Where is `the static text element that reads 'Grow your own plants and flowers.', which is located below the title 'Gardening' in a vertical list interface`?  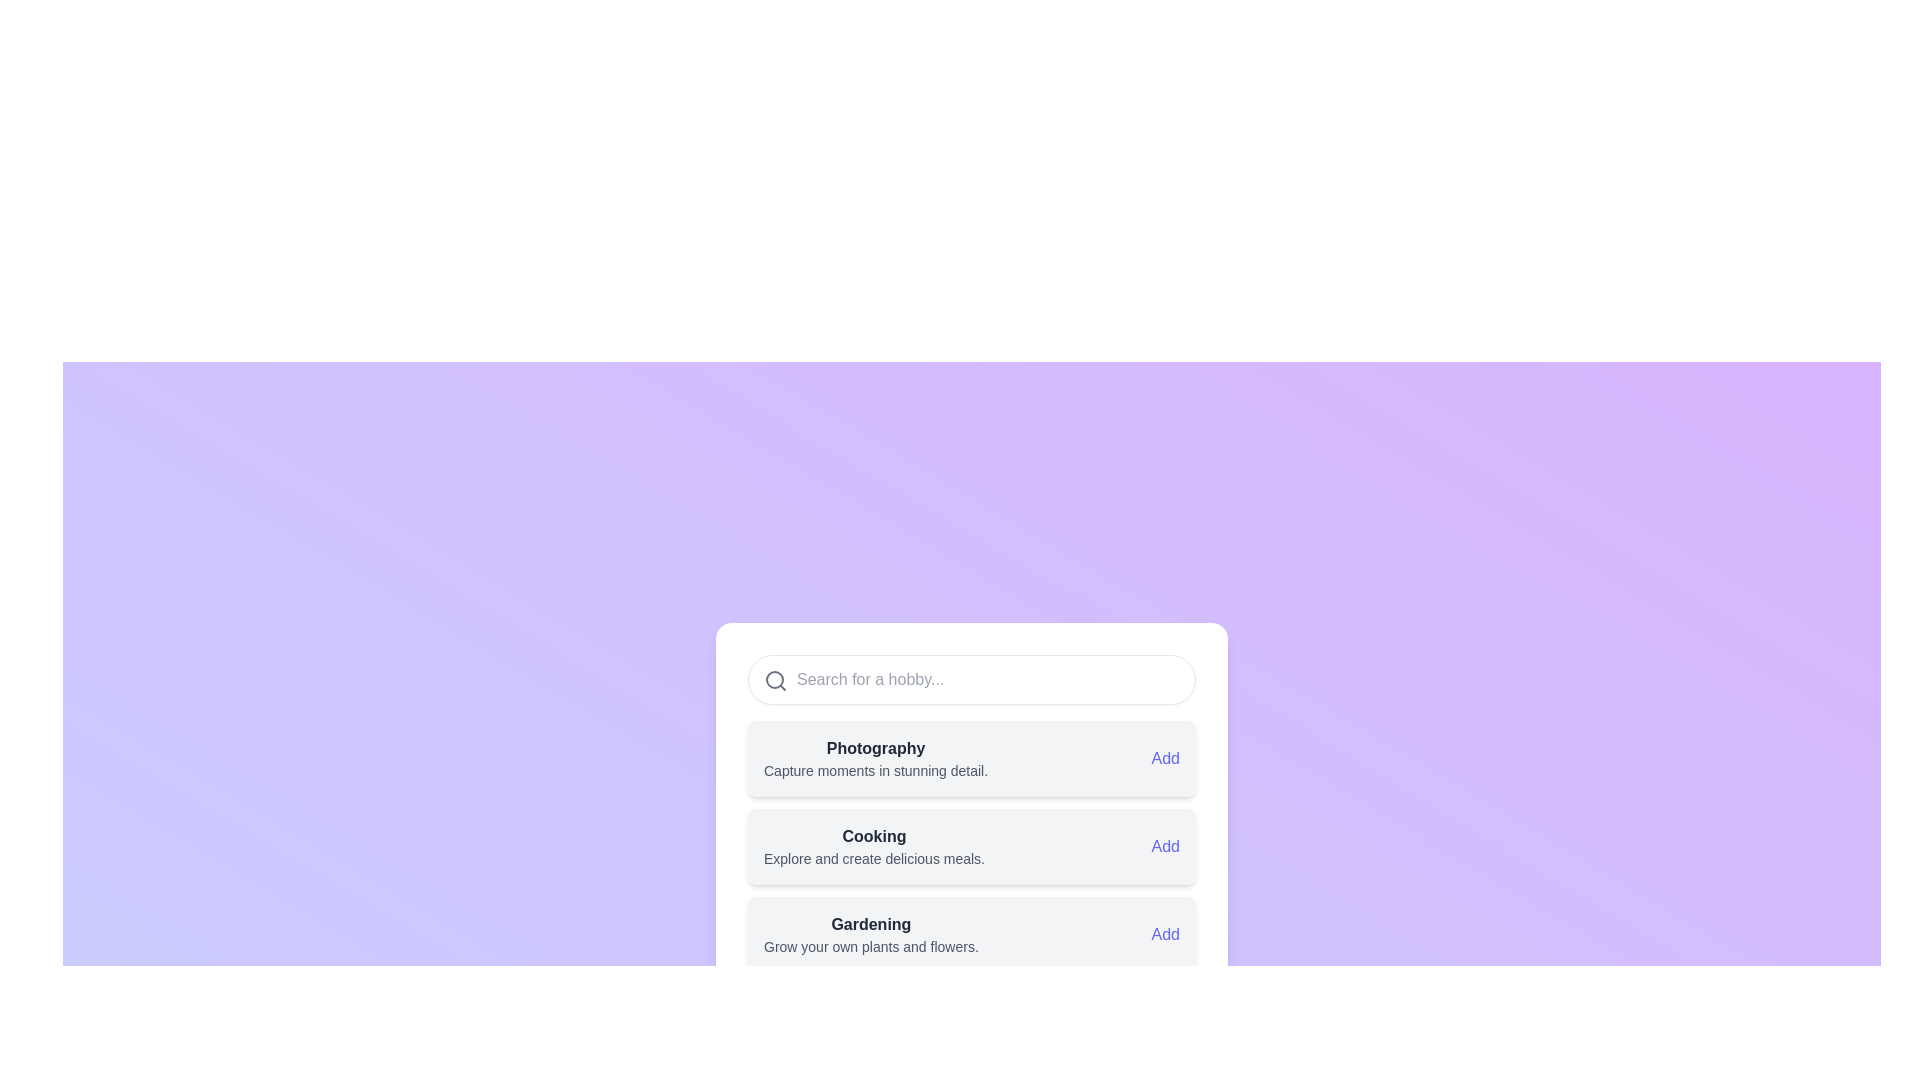
the static text element that reads 'Grow your own plants and flowers.', which is located below the title 'Gardening' in a vertical list interface is located at coordinates (871, 946).